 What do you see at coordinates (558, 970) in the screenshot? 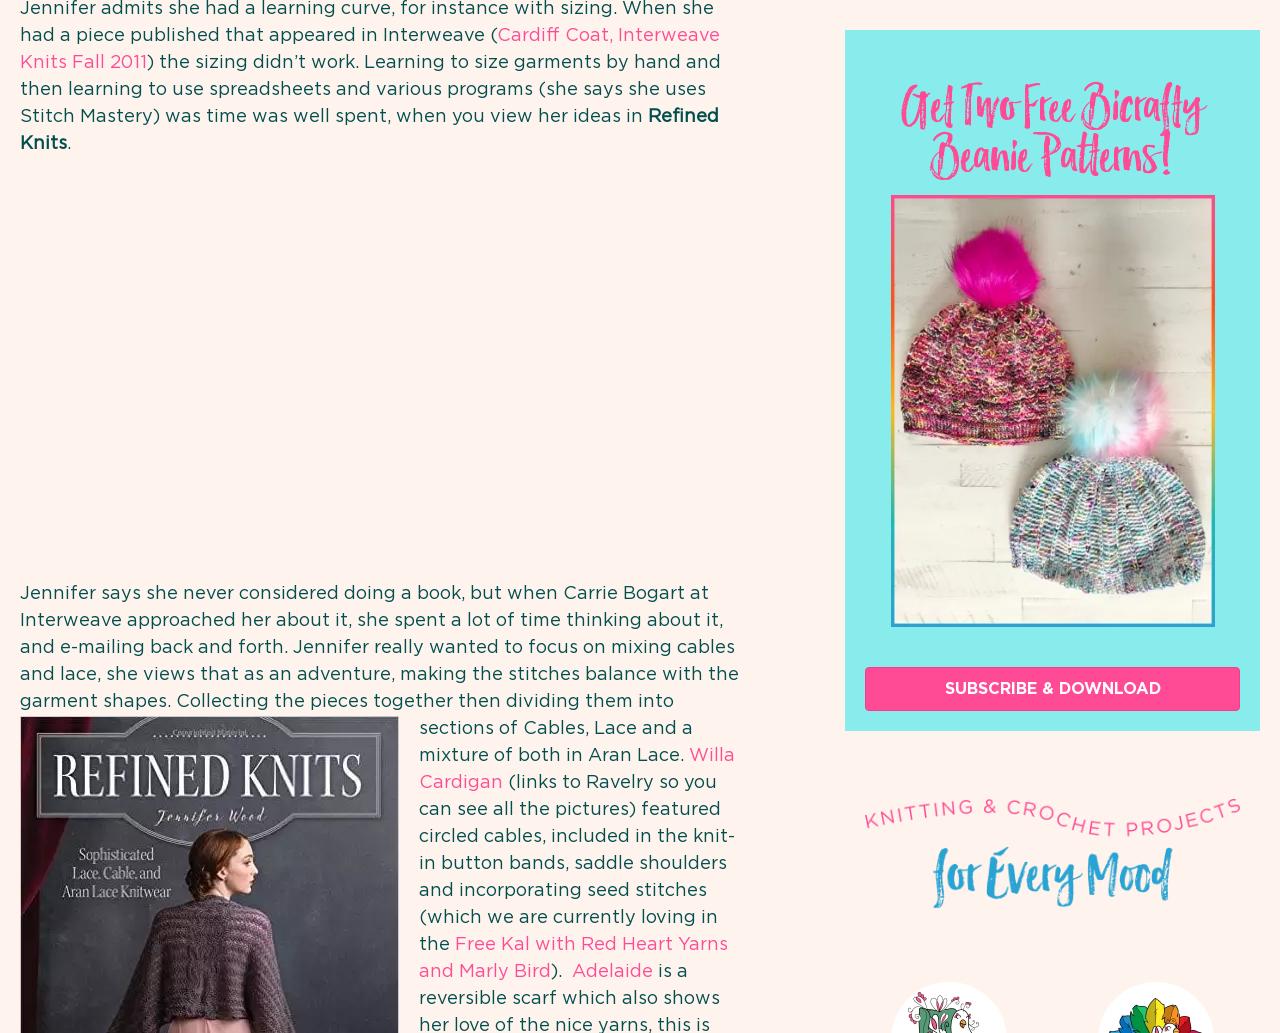
I see `').'` at bounding box center [558, 970].